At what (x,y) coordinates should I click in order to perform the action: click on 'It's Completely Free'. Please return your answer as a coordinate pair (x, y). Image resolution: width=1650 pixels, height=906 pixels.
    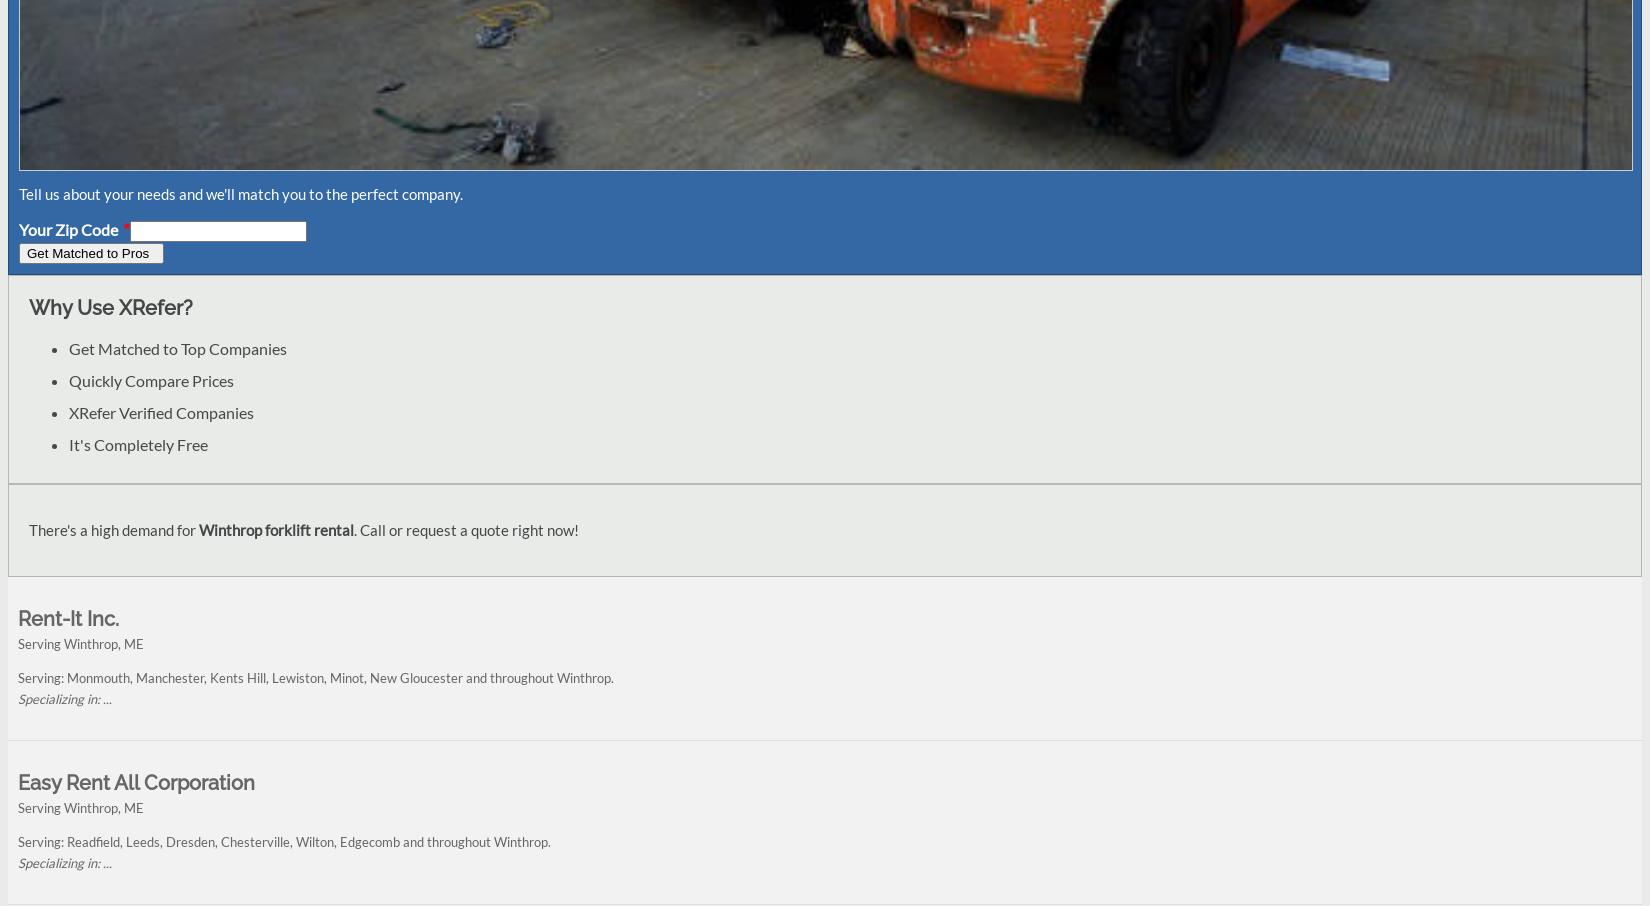
    Looking at the image, I should click on (68, 444).